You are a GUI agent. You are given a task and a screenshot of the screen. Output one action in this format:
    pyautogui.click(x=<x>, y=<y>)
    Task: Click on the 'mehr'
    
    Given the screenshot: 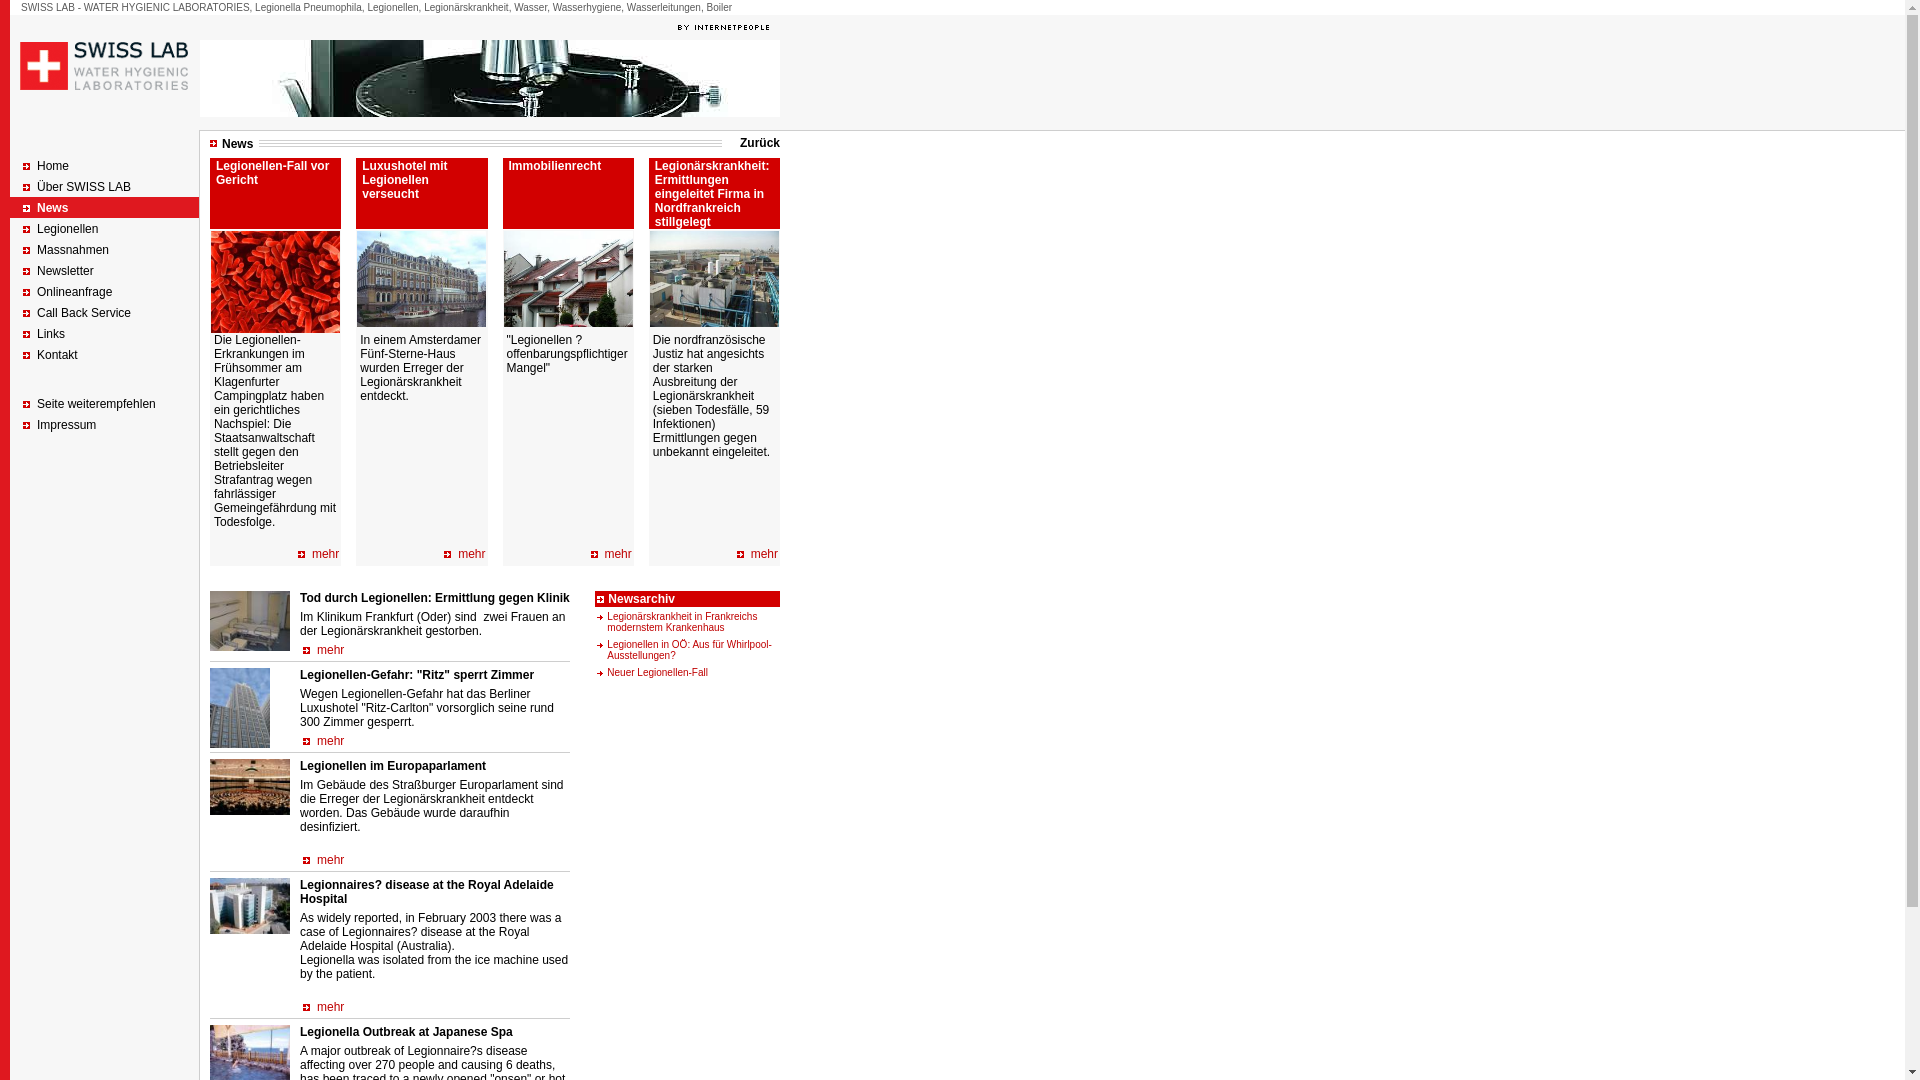 What is the action you would take?
    pyautogui.click(x=616, y=554)
    